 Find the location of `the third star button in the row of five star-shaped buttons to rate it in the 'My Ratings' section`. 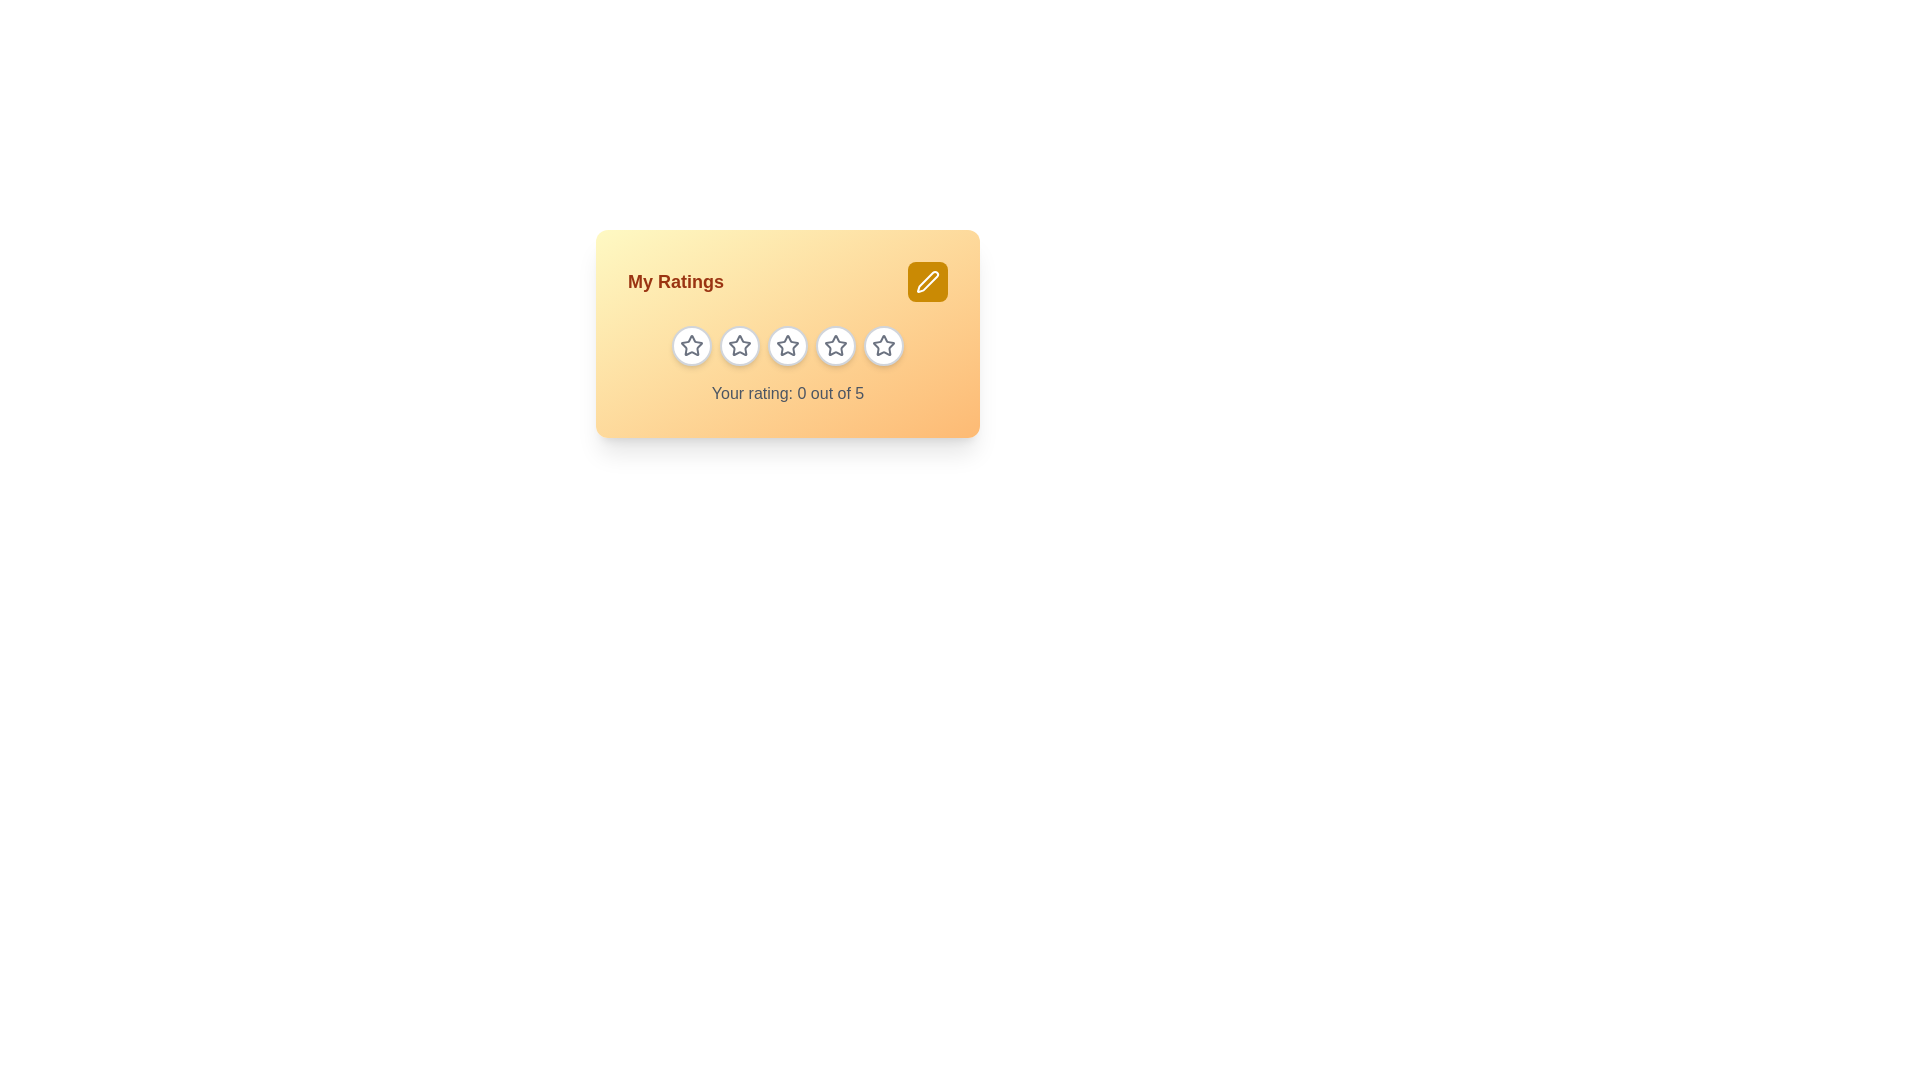

the third star button in the row of five star-shaped buttons to rate it in the 'My Ratings' section is located at coordinates (786, 345).